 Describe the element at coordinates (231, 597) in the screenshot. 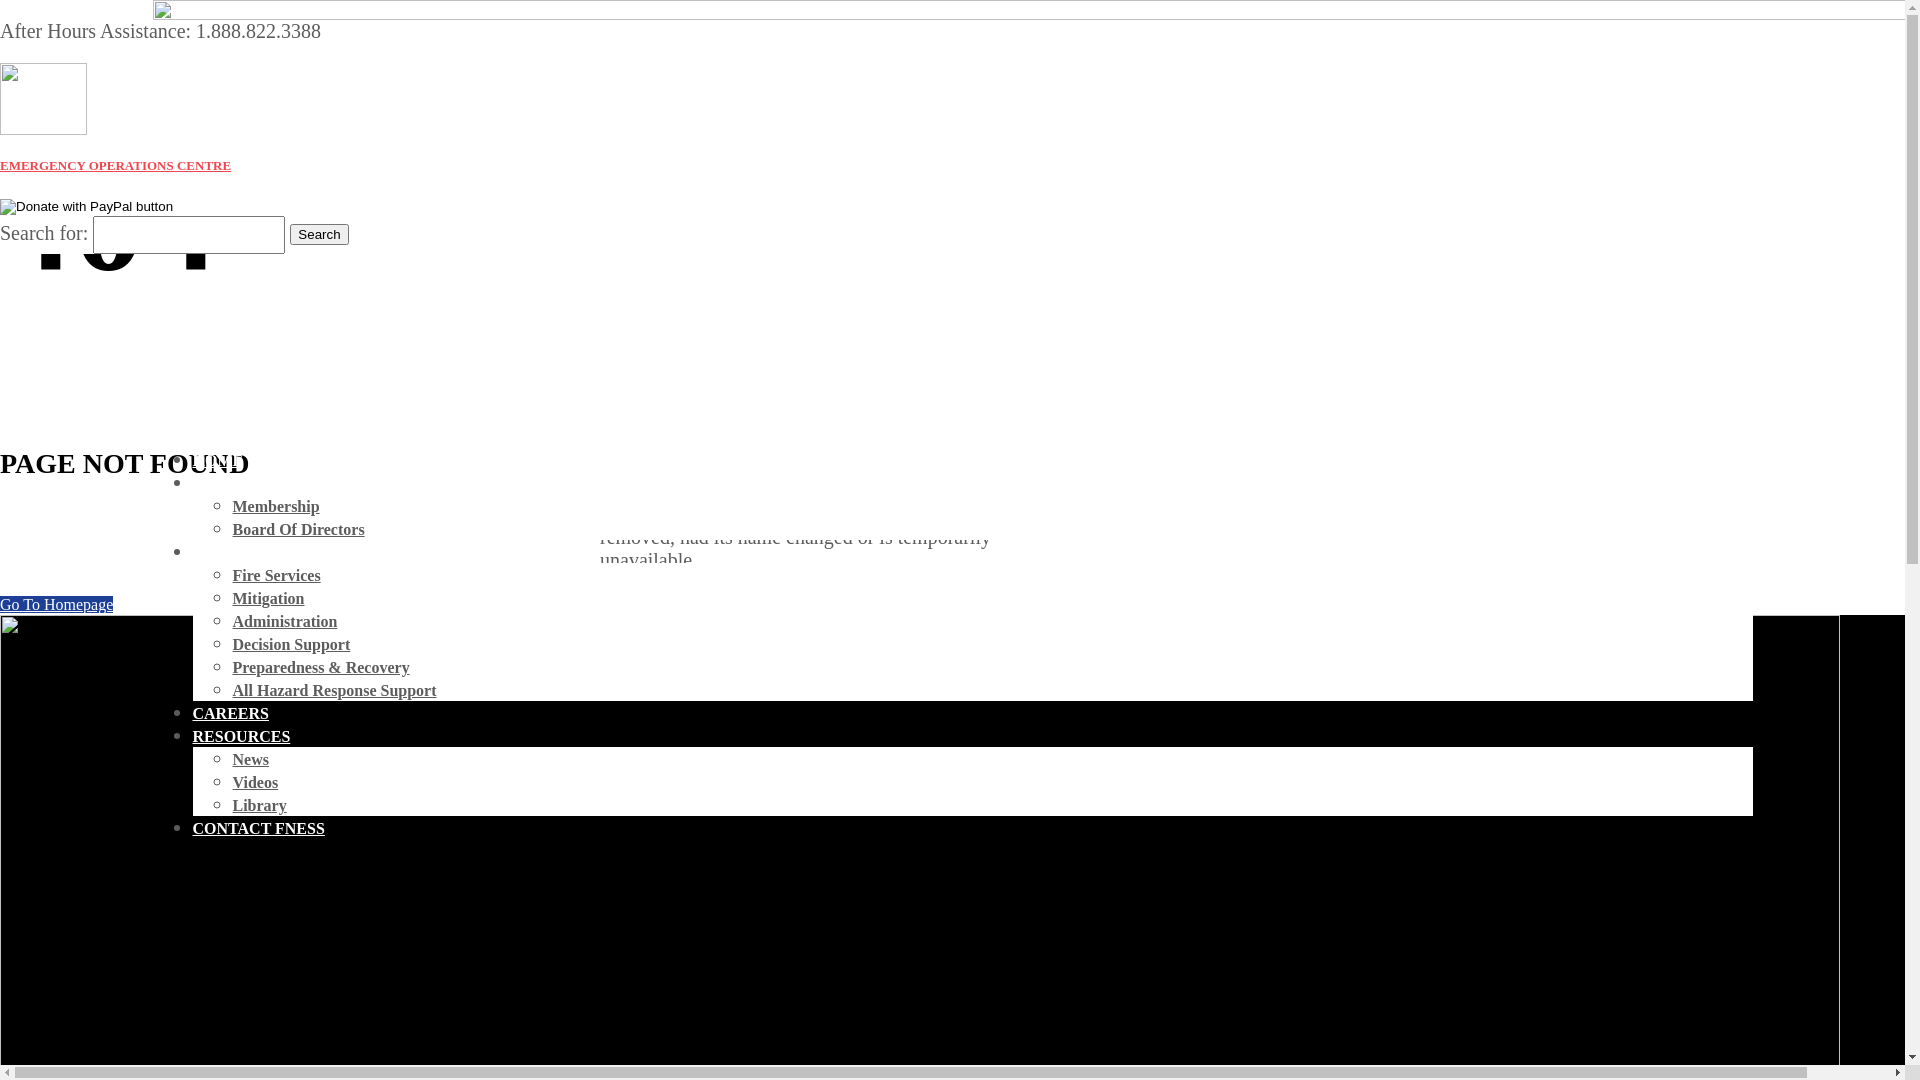

I see `'Mitigation'` at that location.